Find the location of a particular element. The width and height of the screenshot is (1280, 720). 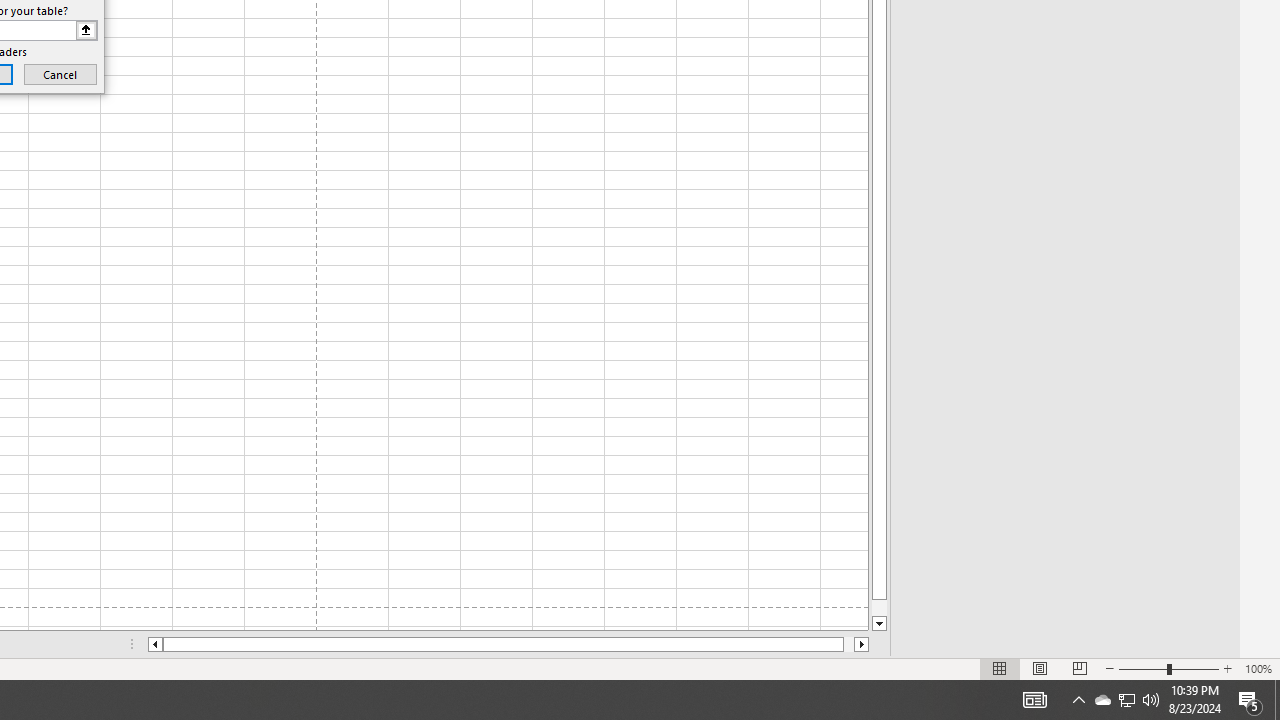

'Page right' is located at coordinates (848, 644).